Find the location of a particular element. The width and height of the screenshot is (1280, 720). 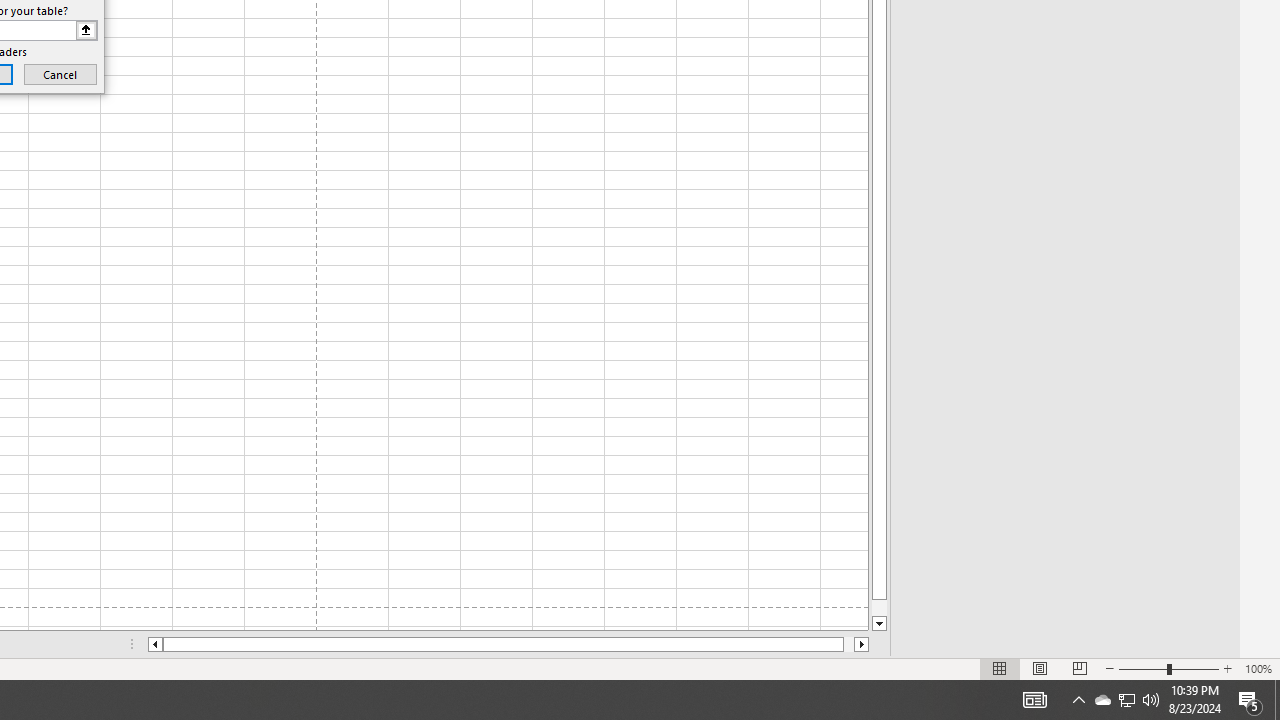

'Page right' is located at coordinates (848, 644).